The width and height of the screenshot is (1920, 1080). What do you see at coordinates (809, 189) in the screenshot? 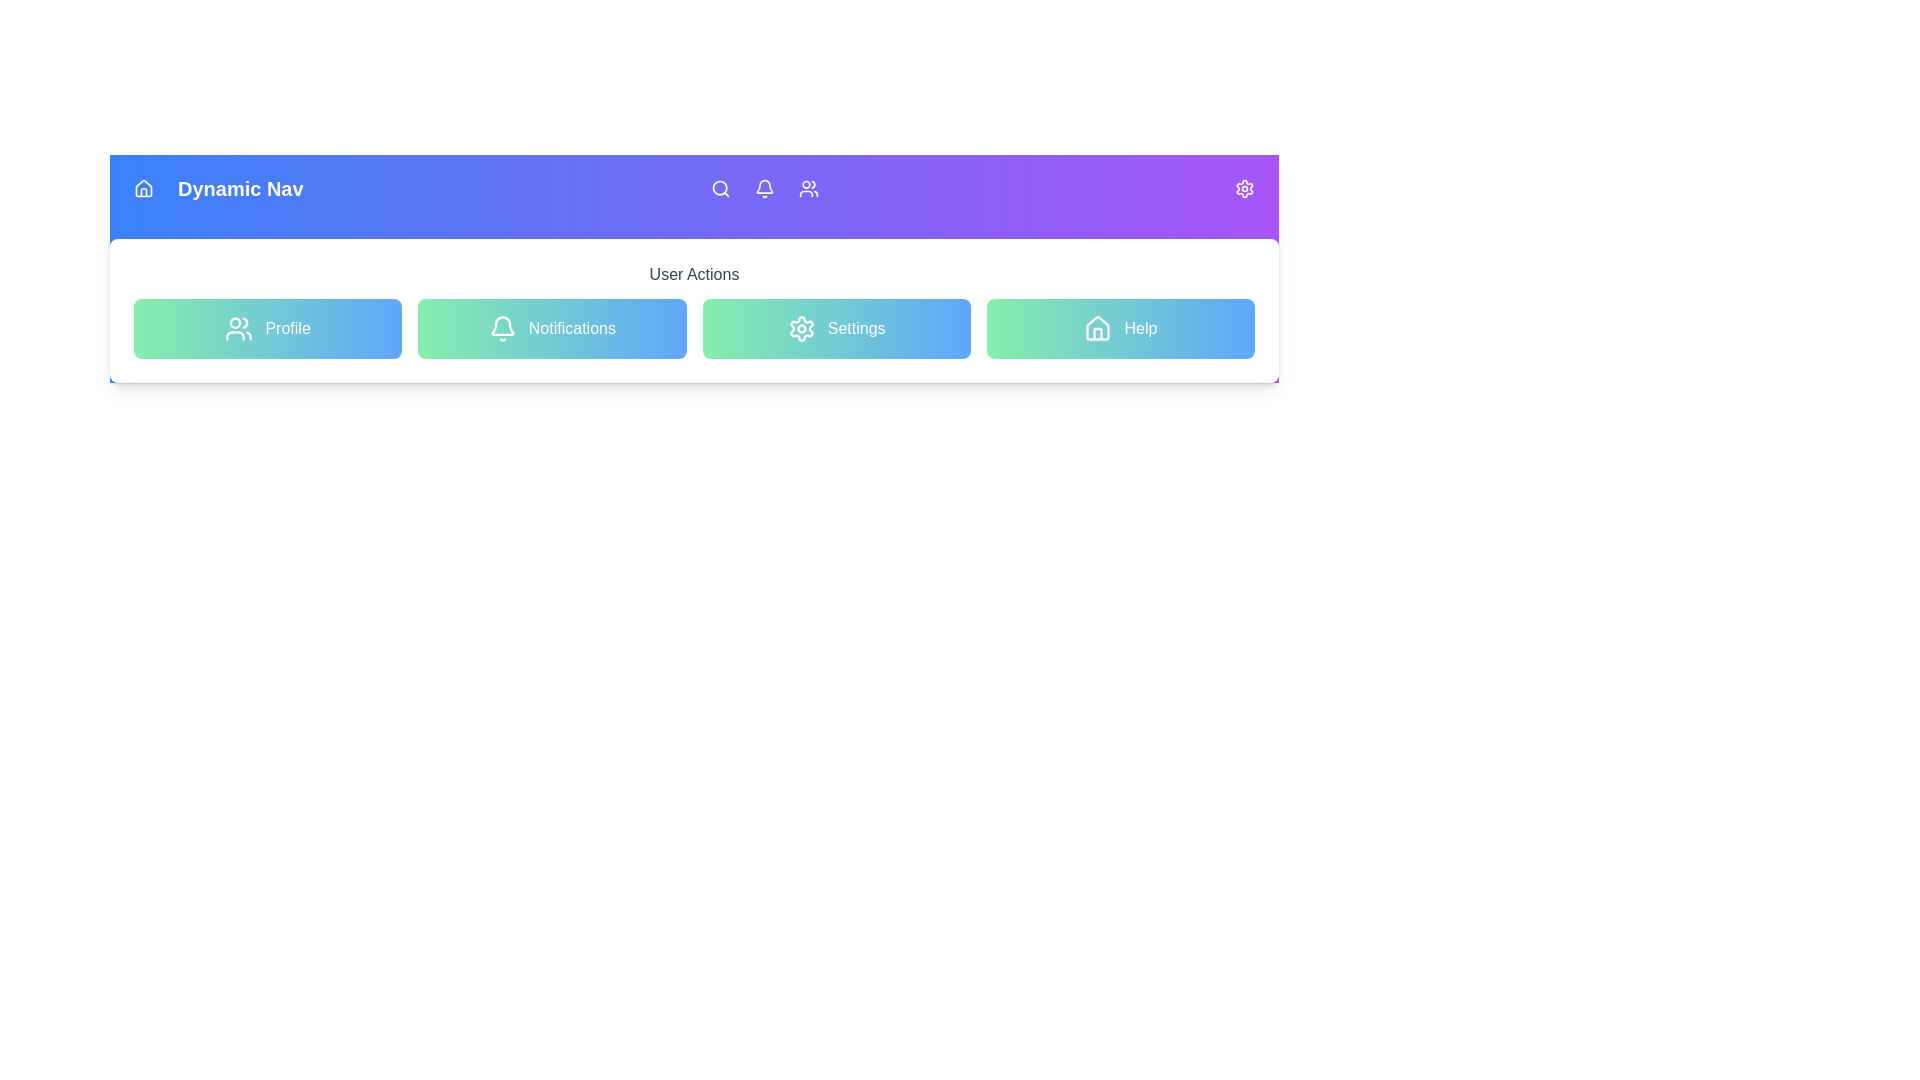
I see `the Users navigation icon` at bounding box center [809, 189].